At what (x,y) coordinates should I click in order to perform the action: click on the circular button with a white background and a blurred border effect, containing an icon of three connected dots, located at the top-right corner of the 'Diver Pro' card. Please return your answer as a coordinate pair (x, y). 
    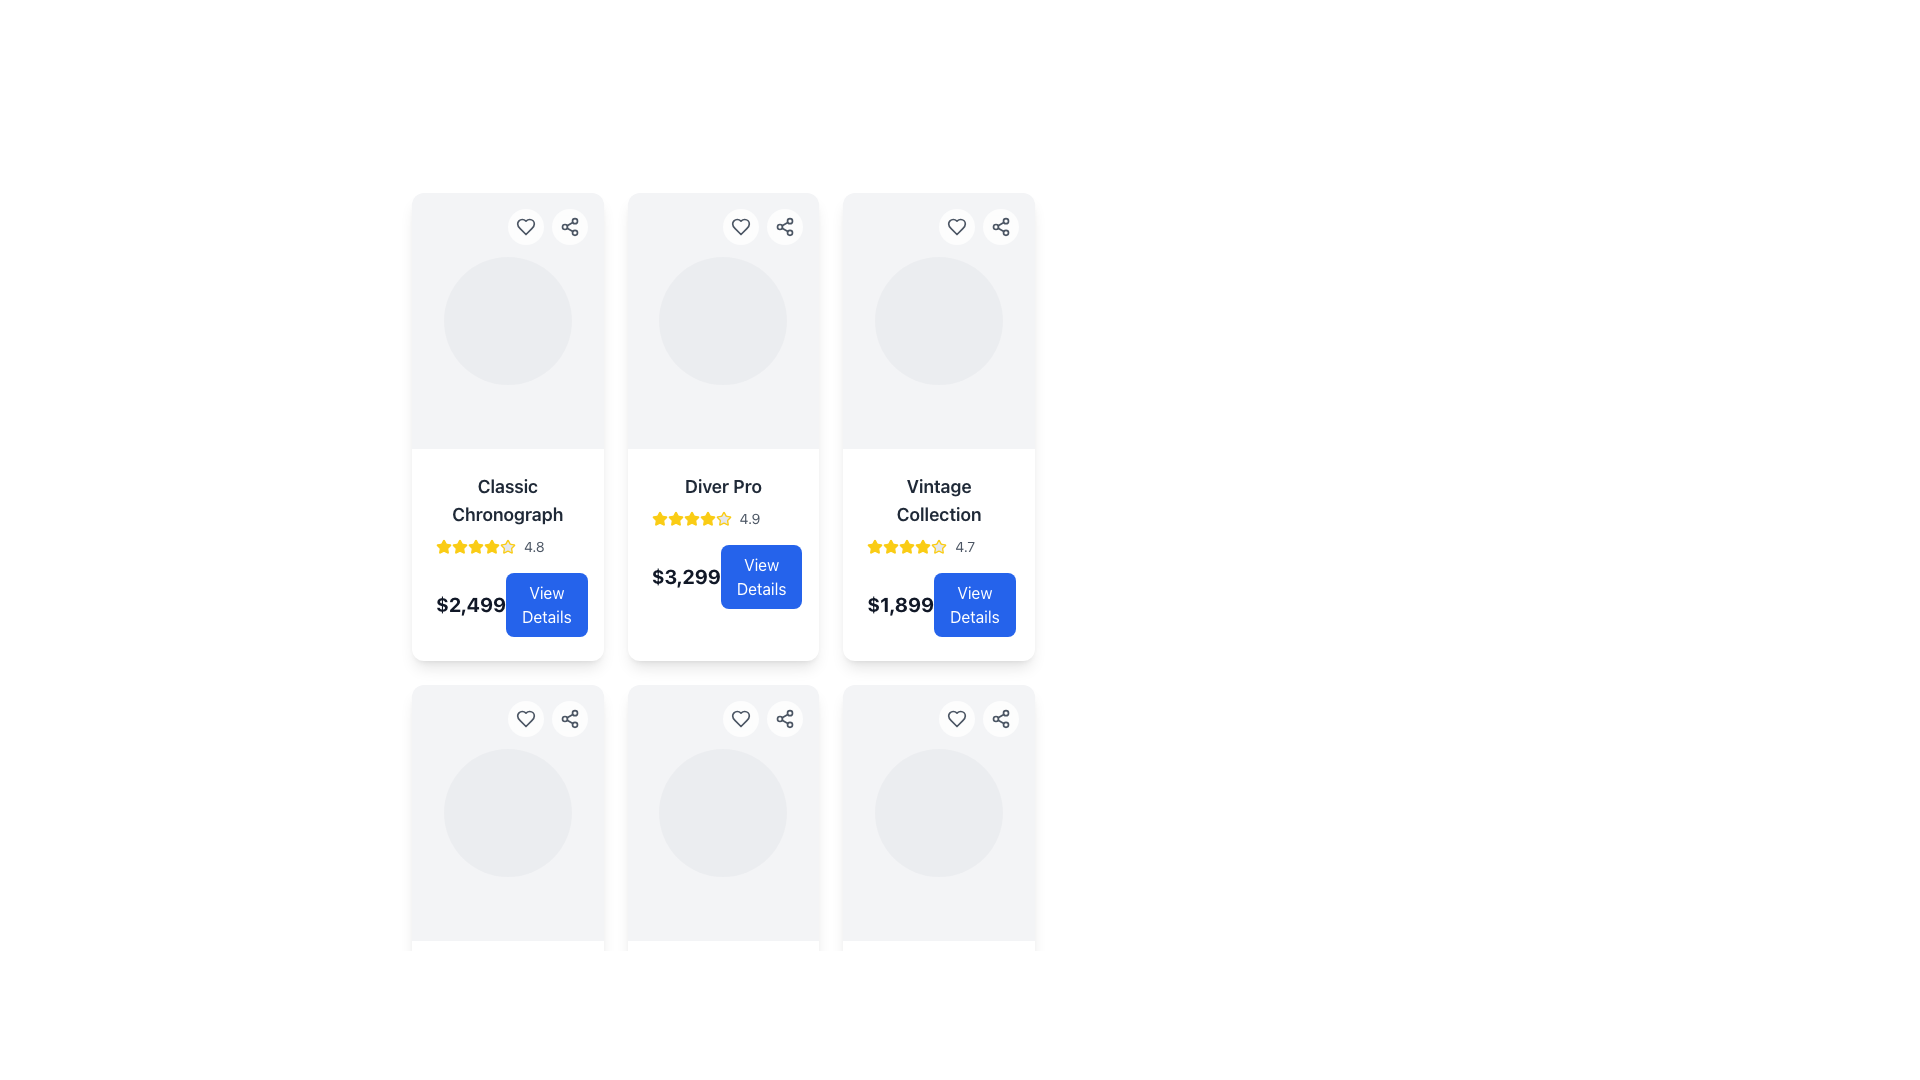
    Looking at the image, I should click on (784, 226).